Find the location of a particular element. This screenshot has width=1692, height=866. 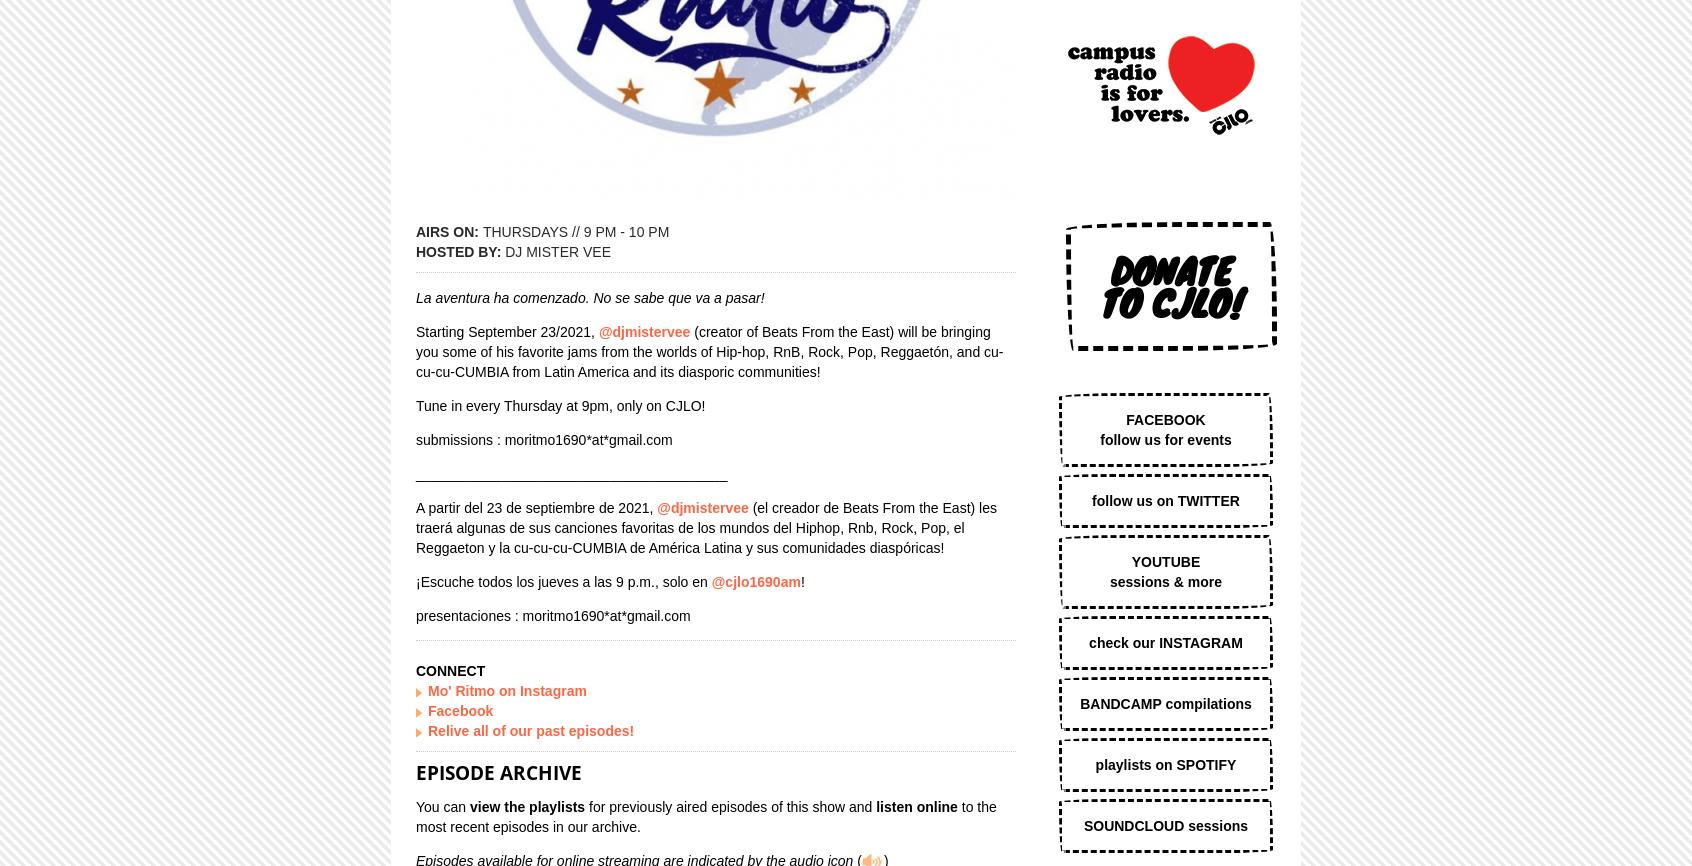

'HOSTED BY:' is located at coordinates (459, 251).